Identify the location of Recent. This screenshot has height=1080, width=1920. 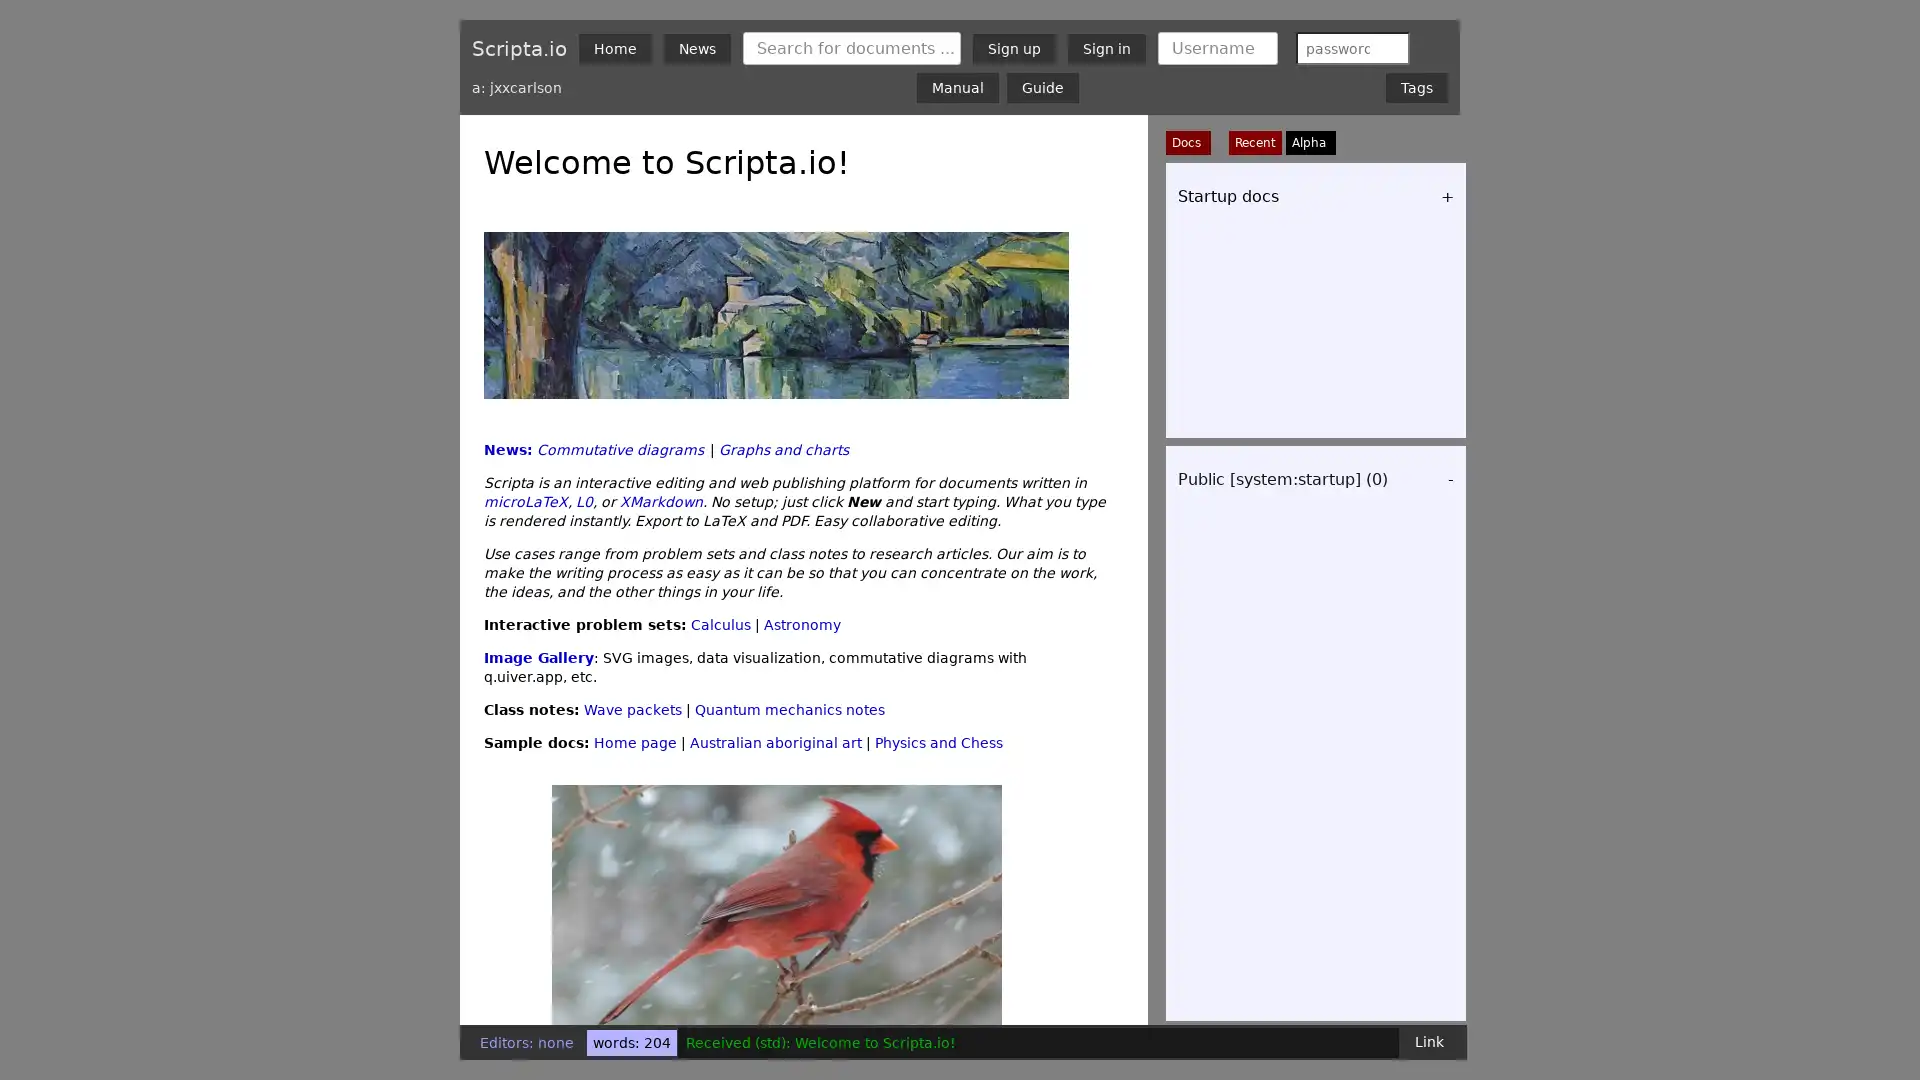
(1254, 141).